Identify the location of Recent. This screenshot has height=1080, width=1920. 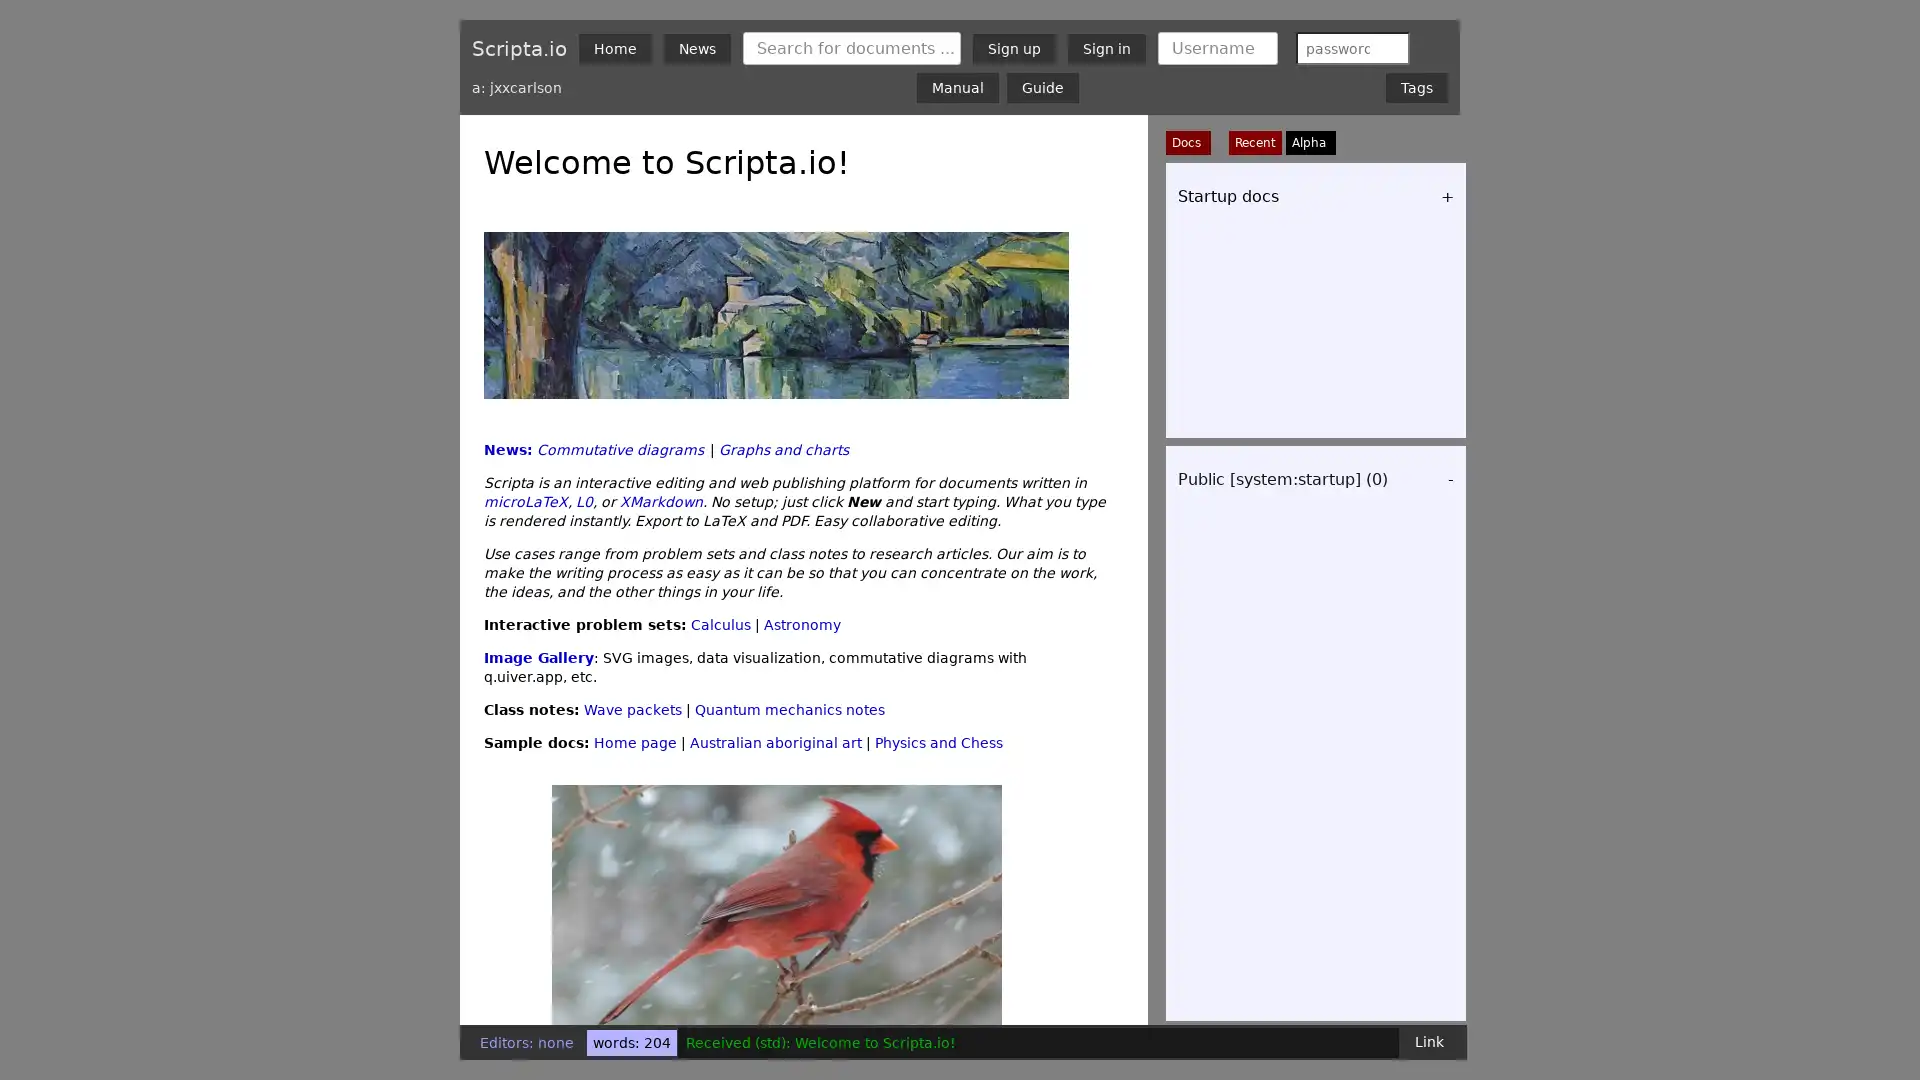
(1254, 141).